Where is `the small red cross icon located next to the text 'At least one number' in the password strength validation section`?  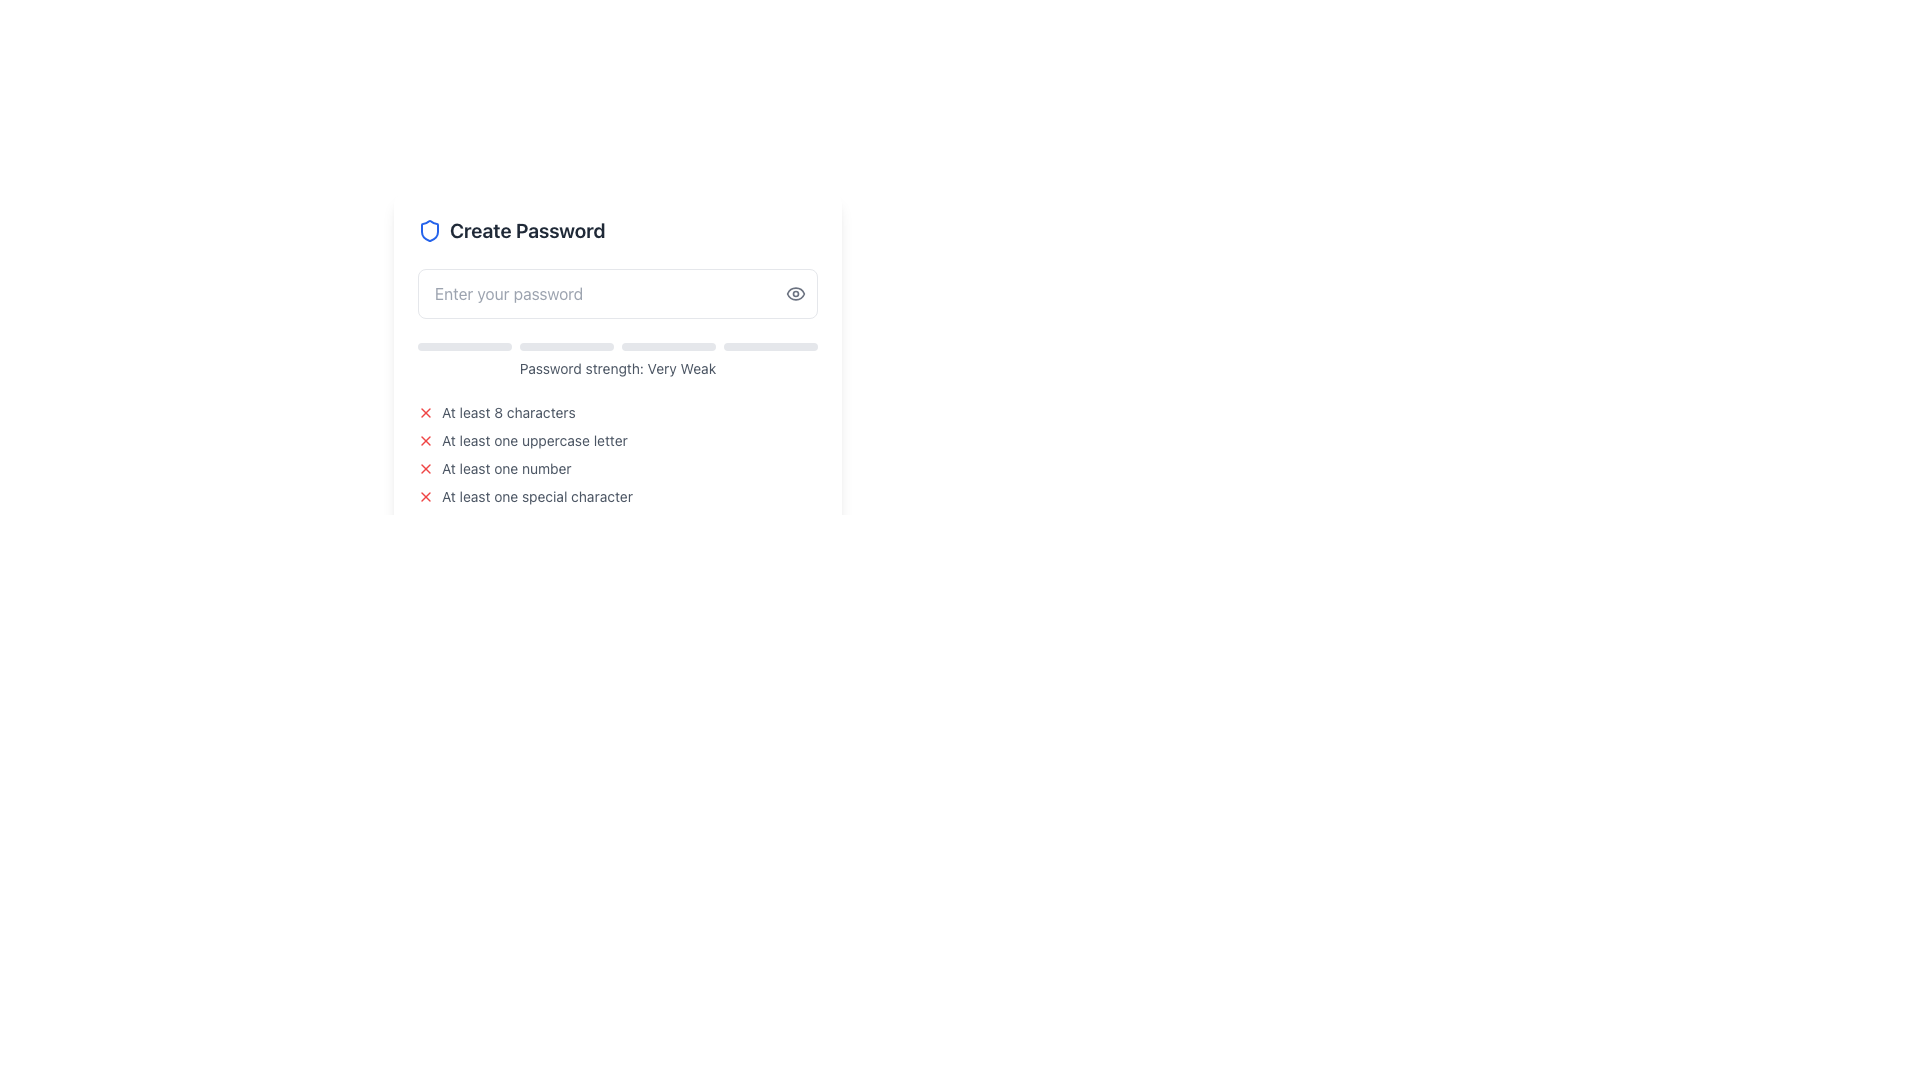
the small red cross icon located next to the text 'At least one number' in the password strength validation section is located at coordinates (425, 469).